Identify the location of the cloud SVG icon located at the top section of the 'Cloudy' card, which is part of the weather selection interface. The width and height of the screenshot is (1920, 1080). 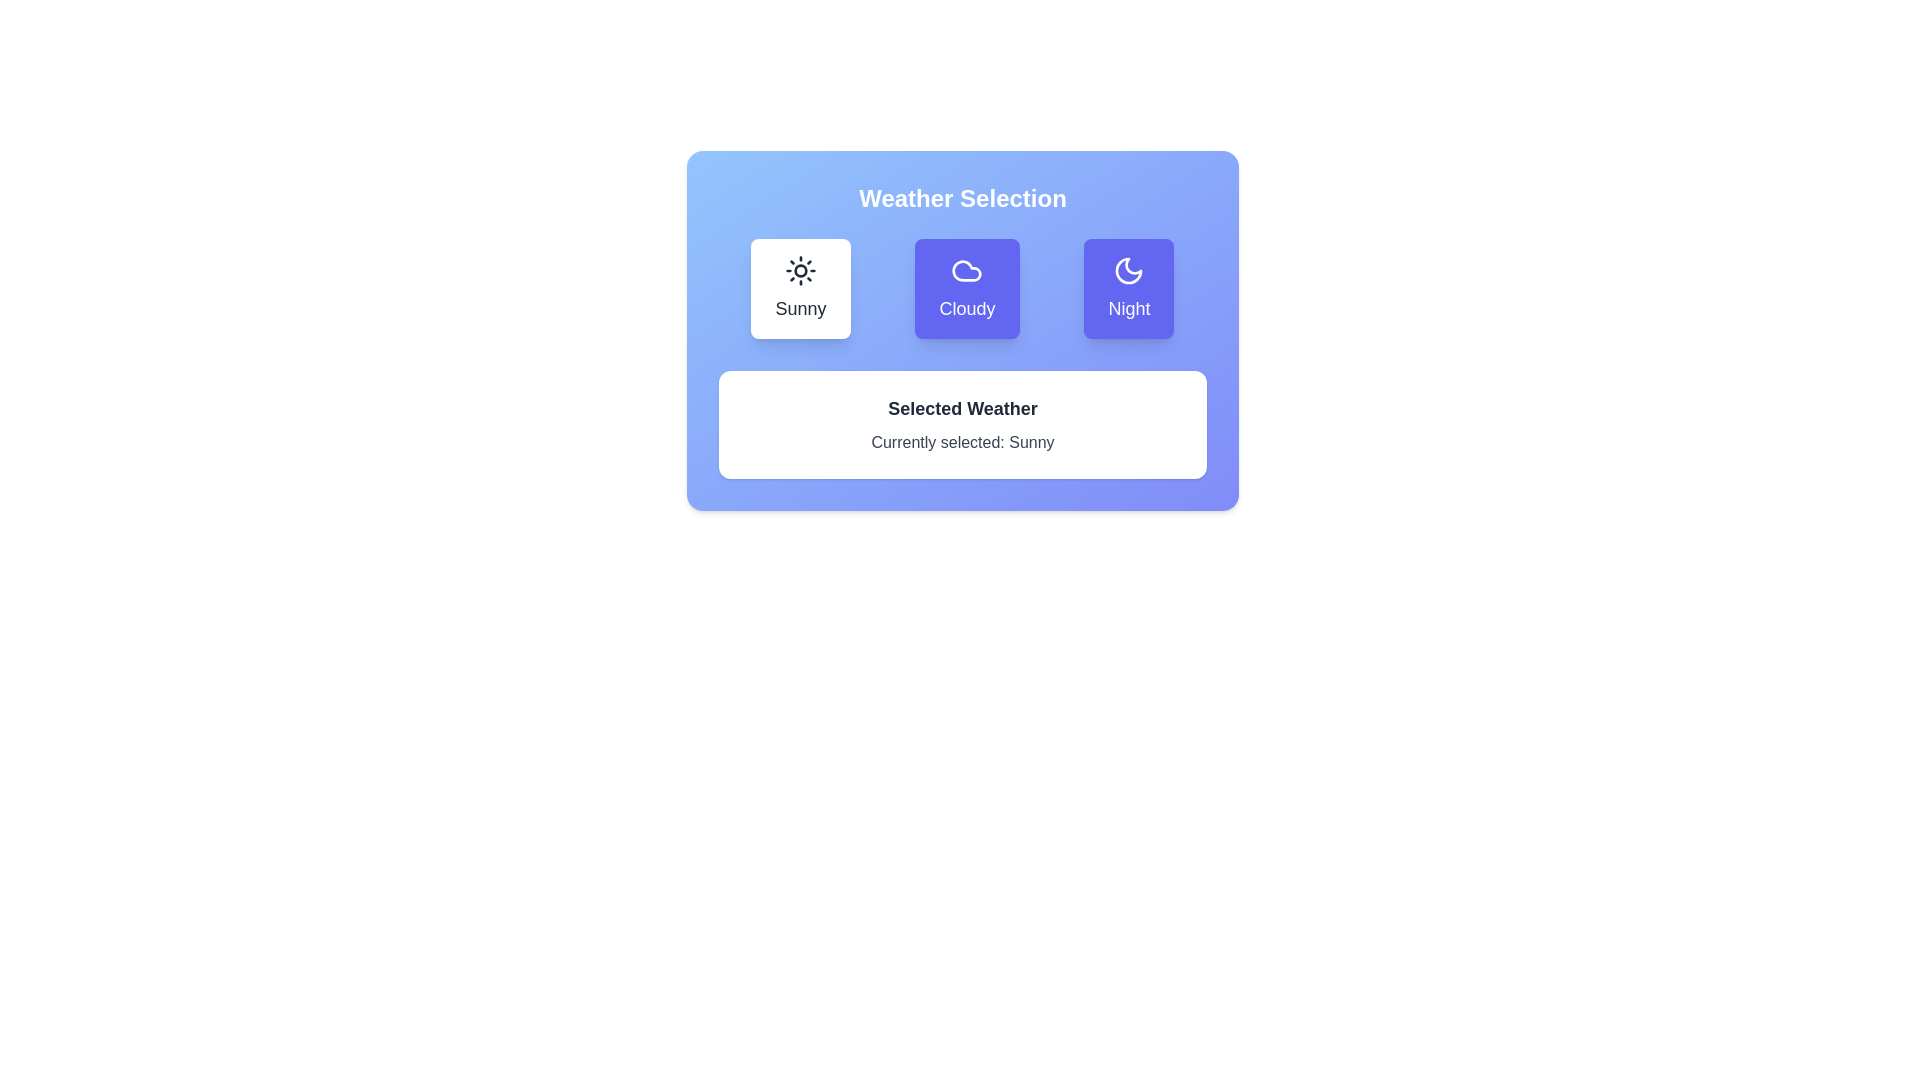
(967, 270).